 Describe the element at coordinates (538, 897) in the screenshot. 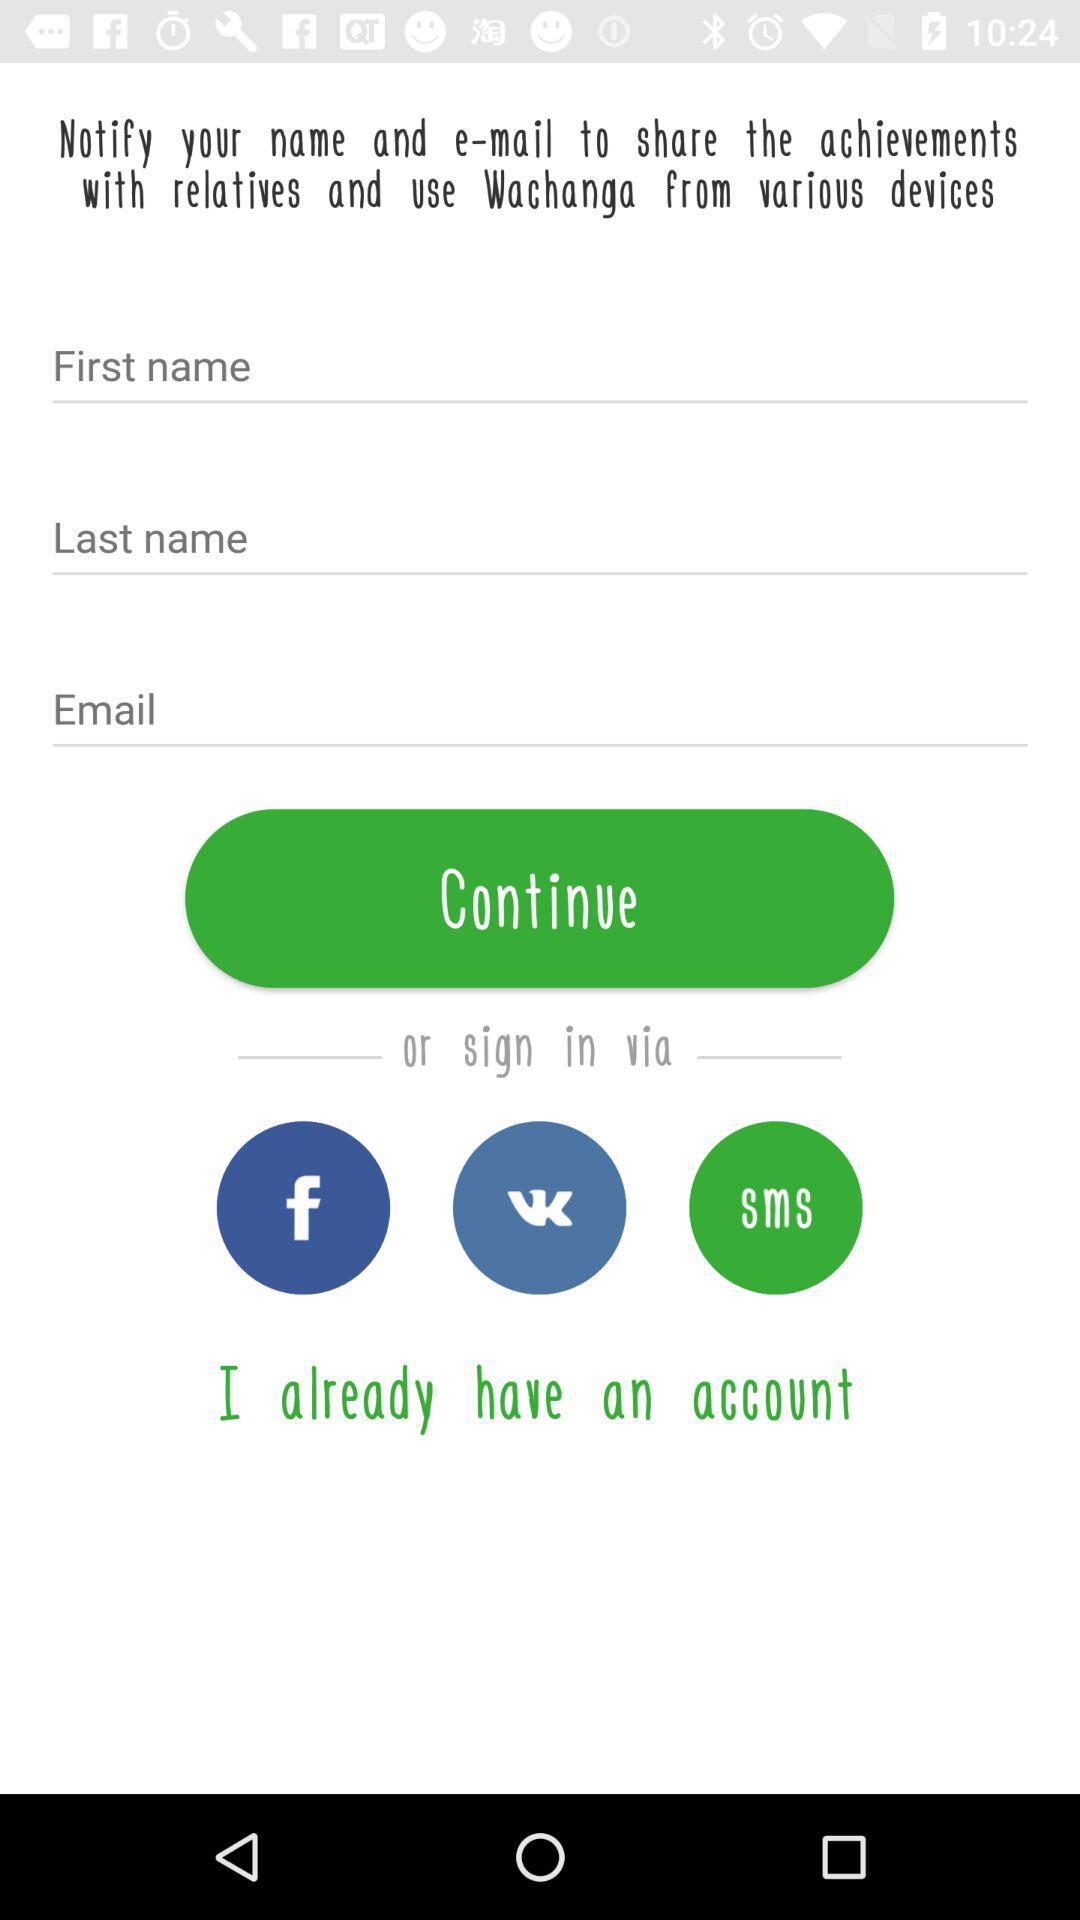

I see `the continue item` at that location.